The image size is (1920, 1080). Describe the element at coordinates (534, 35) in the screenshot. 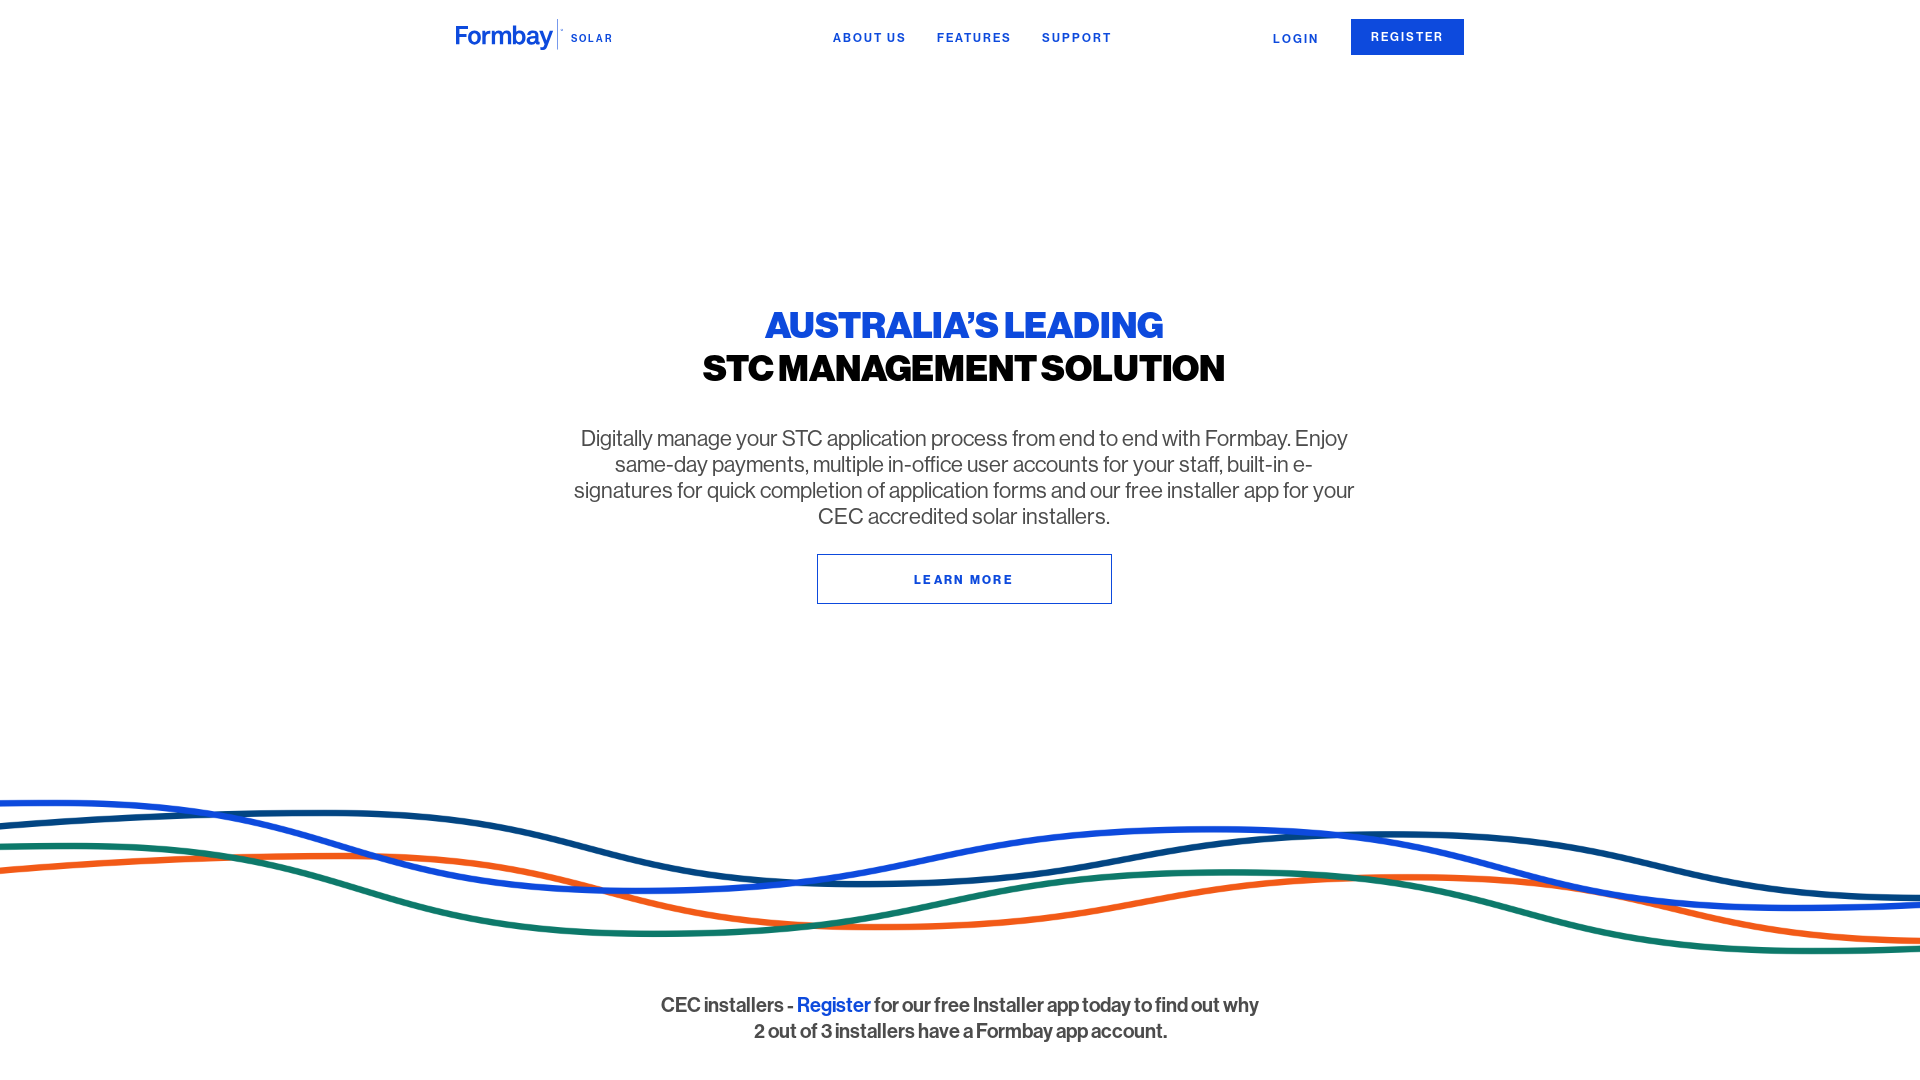

I see `'SOLAR'` at that location.